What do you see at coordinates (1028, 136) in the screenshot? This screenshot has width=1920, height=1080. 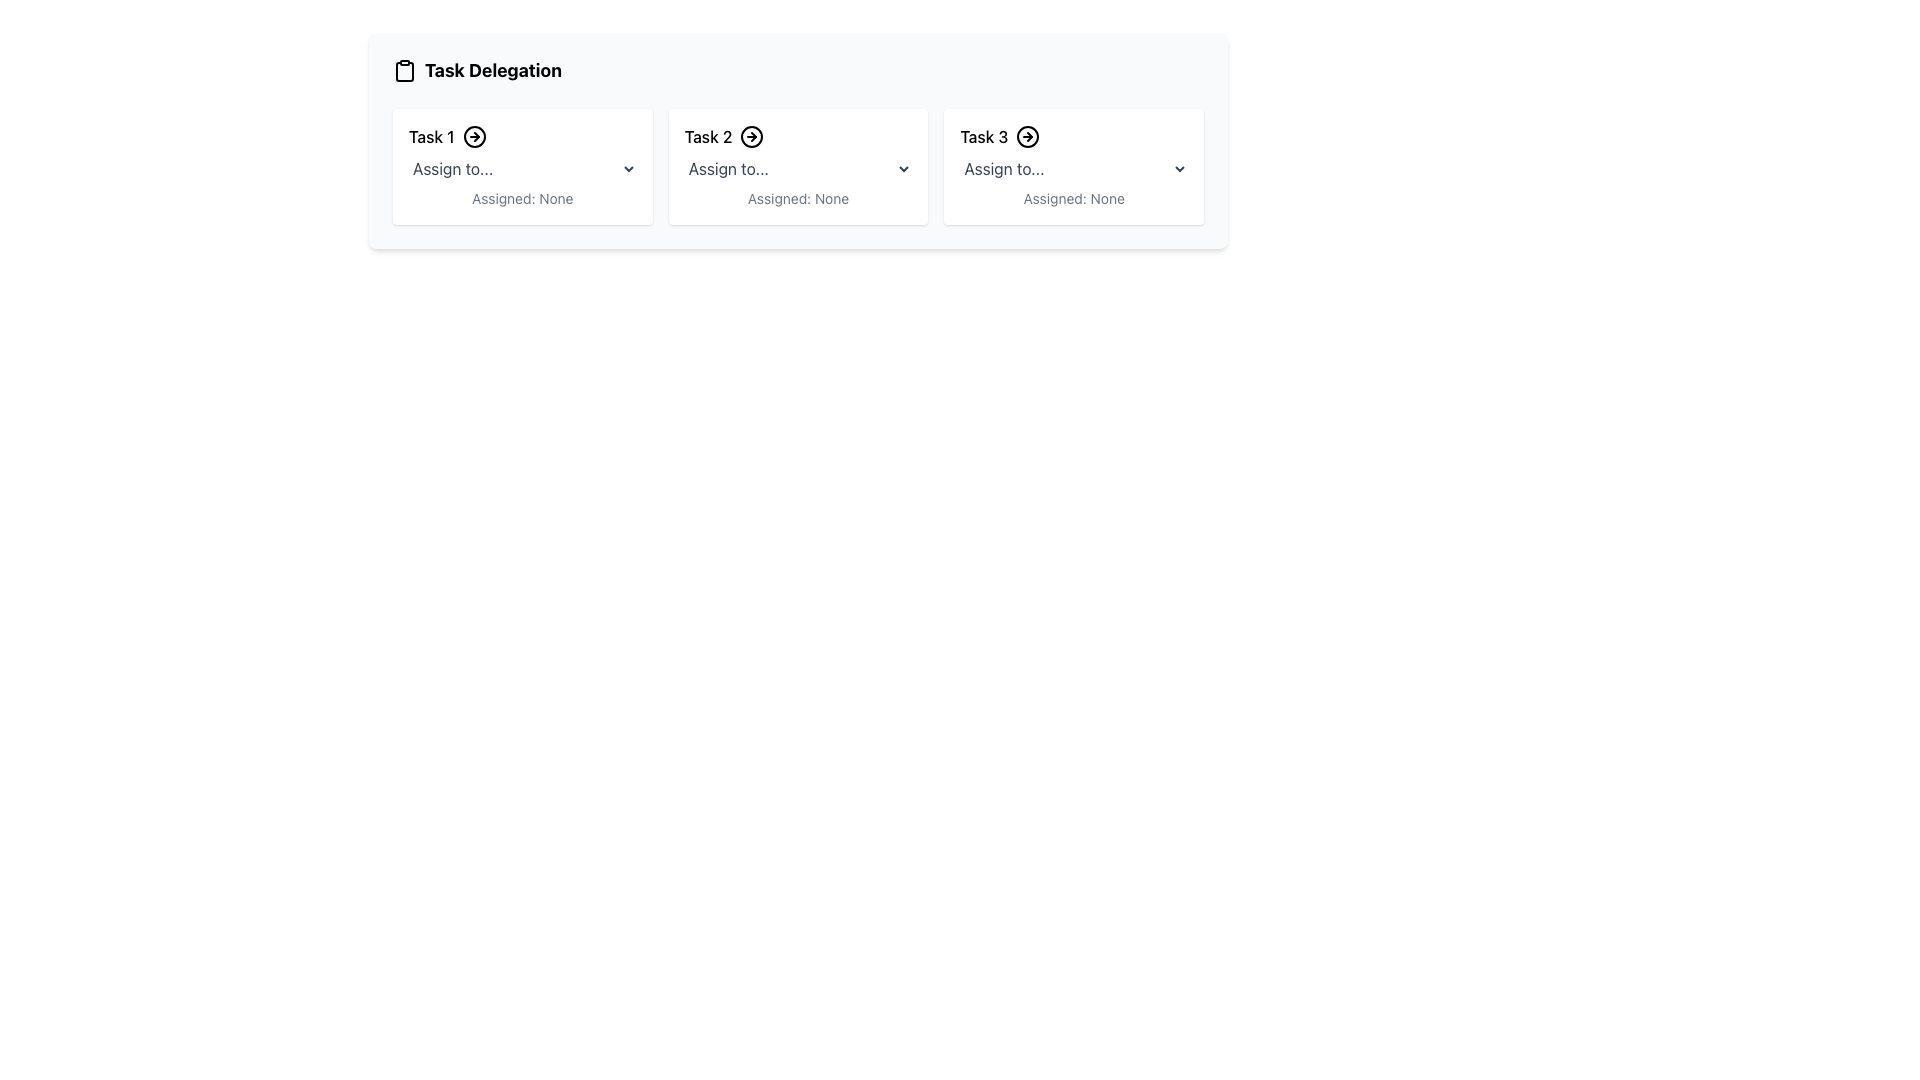 I see `the Icon within the 'Task 3' card located in the upper-right area of the 'Task Delegation' section` at bounding box center [1028, 136].